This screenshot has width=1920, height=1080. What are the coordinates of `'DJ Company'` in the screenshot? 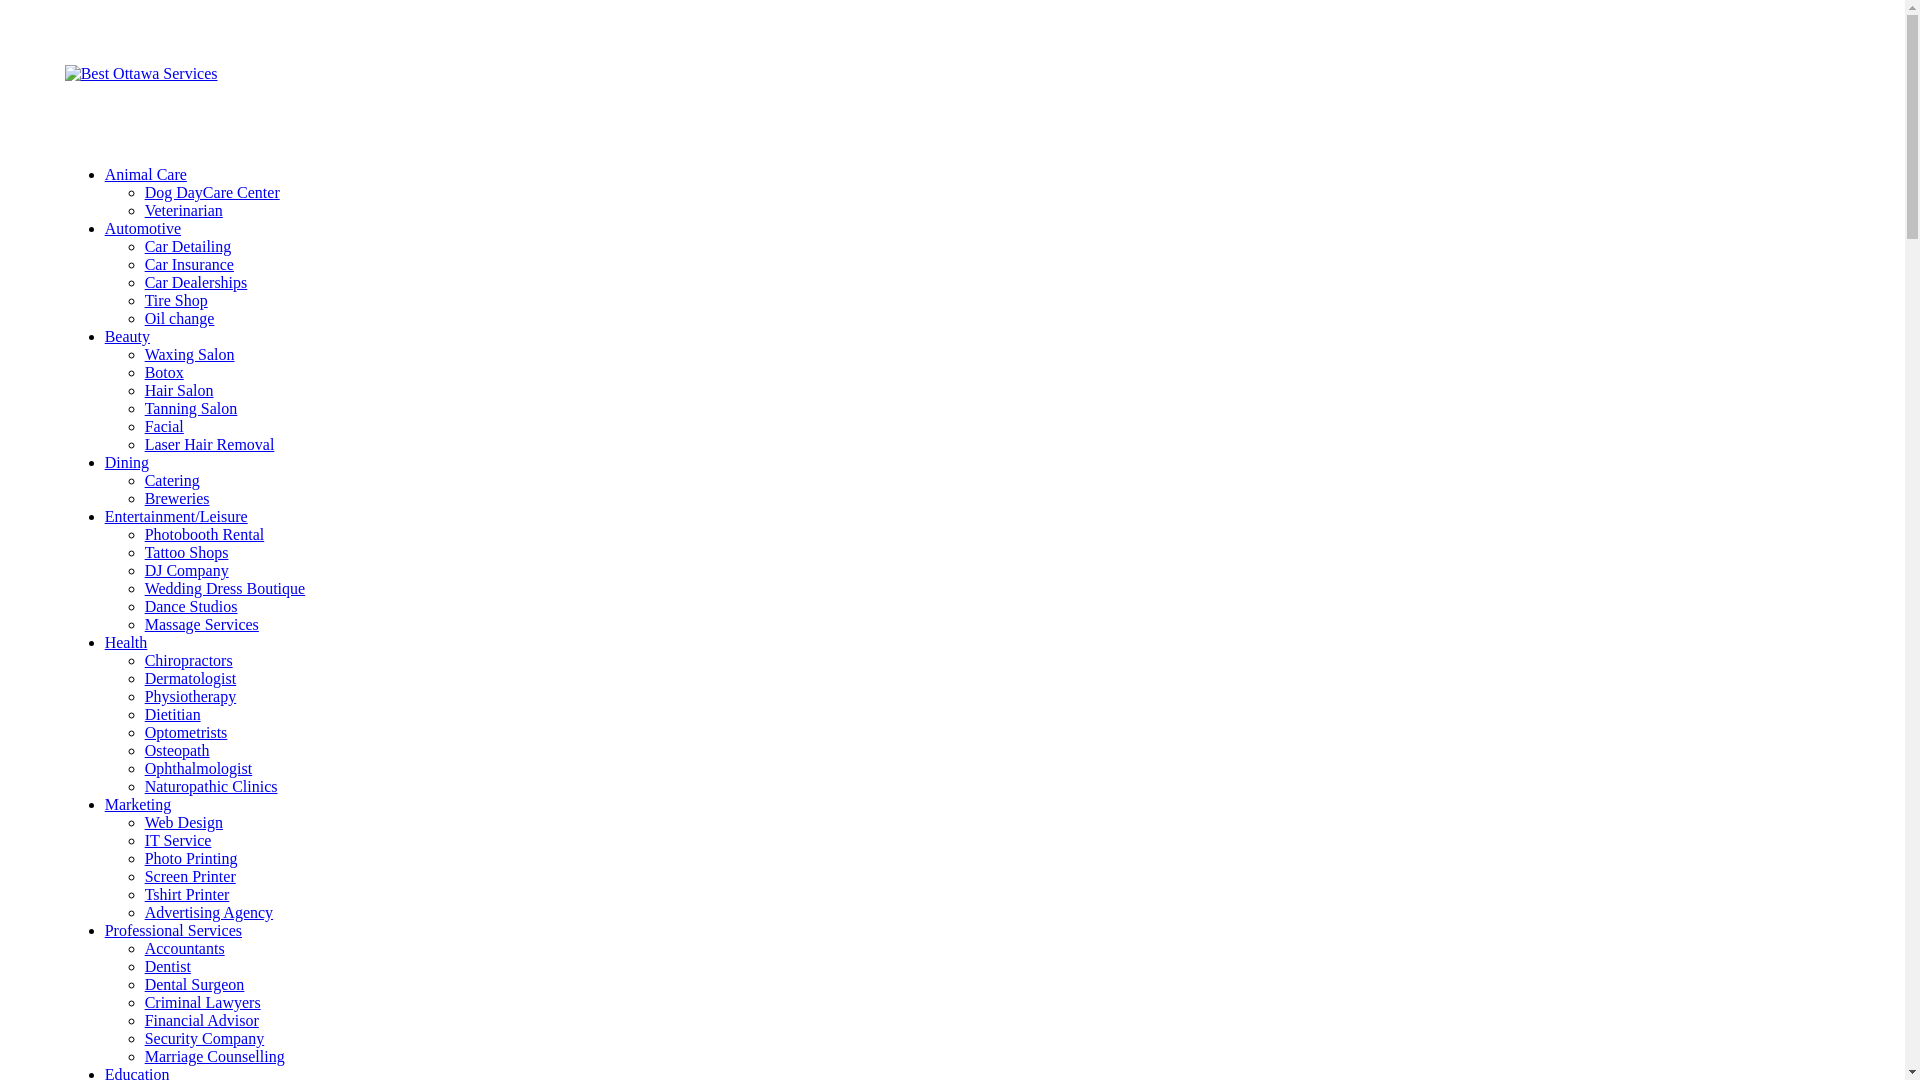 It's located at (187, 570).